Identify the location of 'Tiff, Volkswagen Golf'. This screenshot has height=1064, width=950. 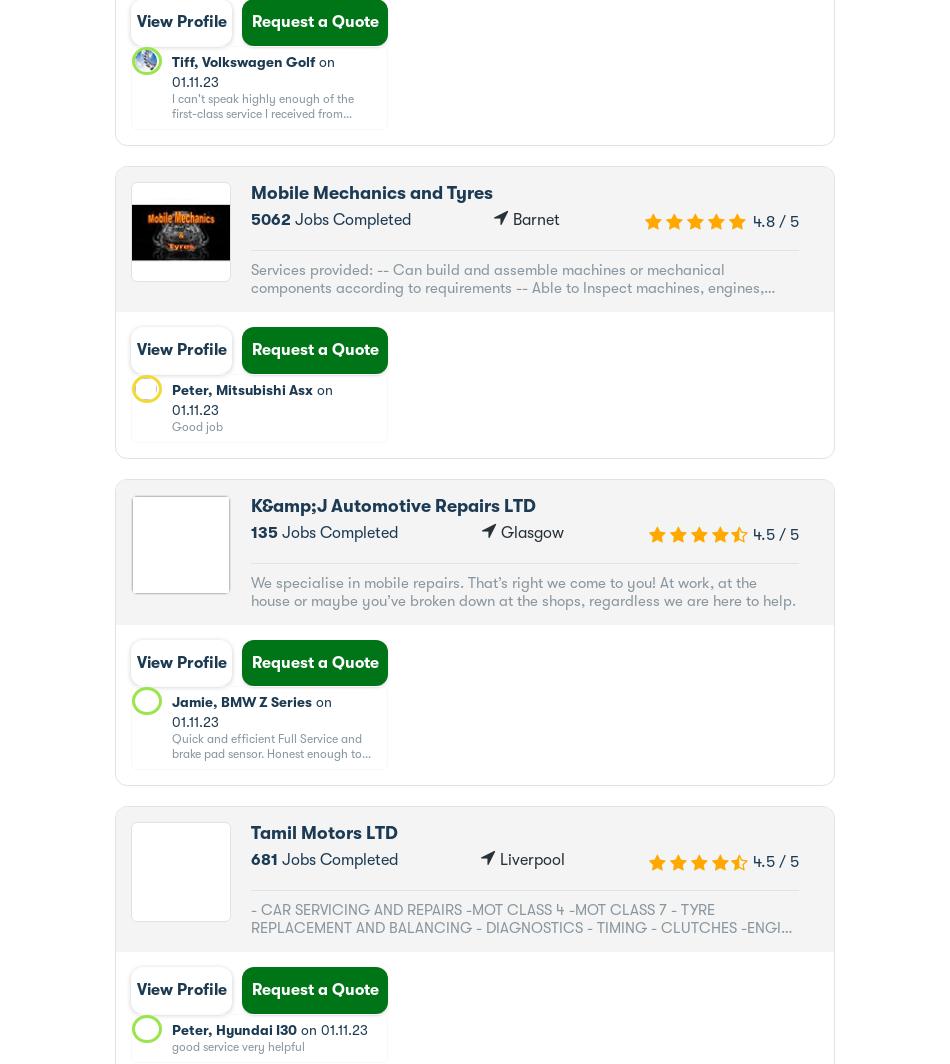
(242, 60).